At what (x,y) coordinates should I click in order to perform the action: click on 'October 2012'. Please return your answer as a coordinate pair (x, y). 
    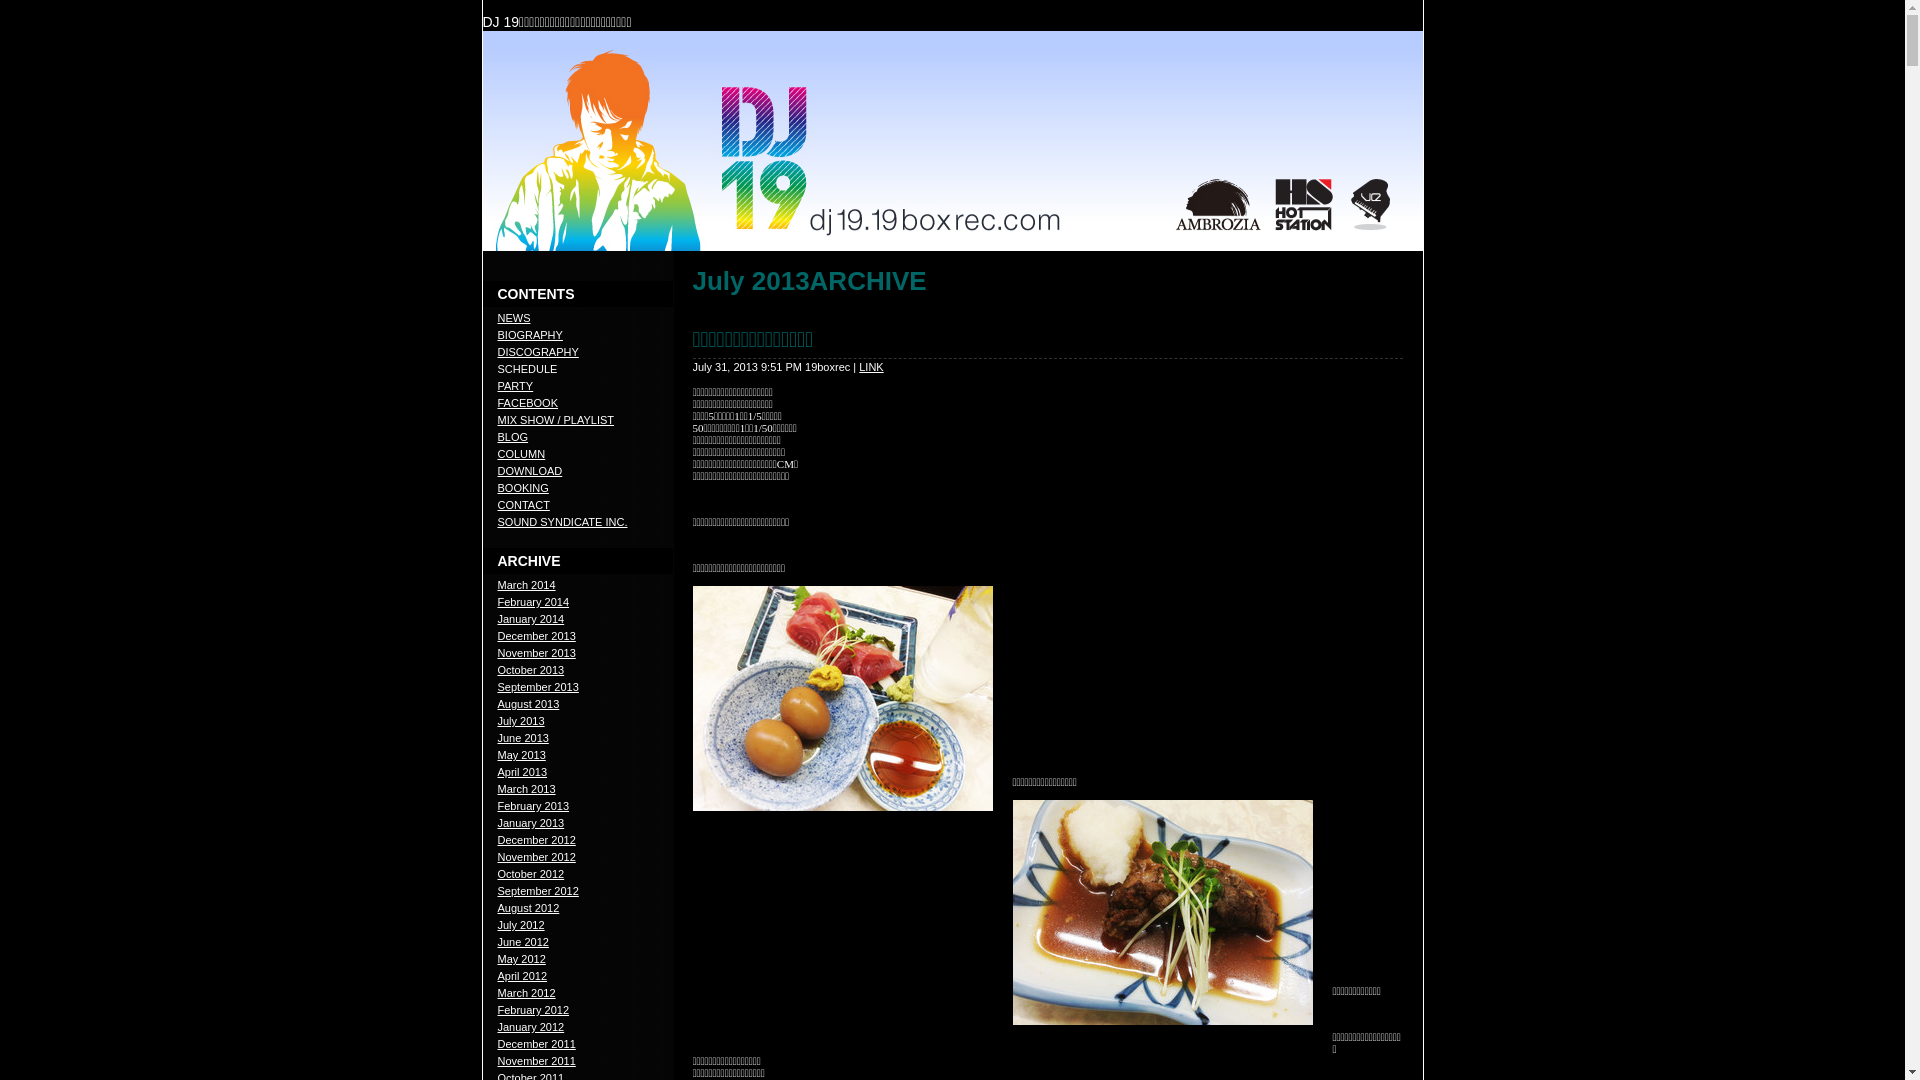
    Looking at the image, I should click on (531, 873).